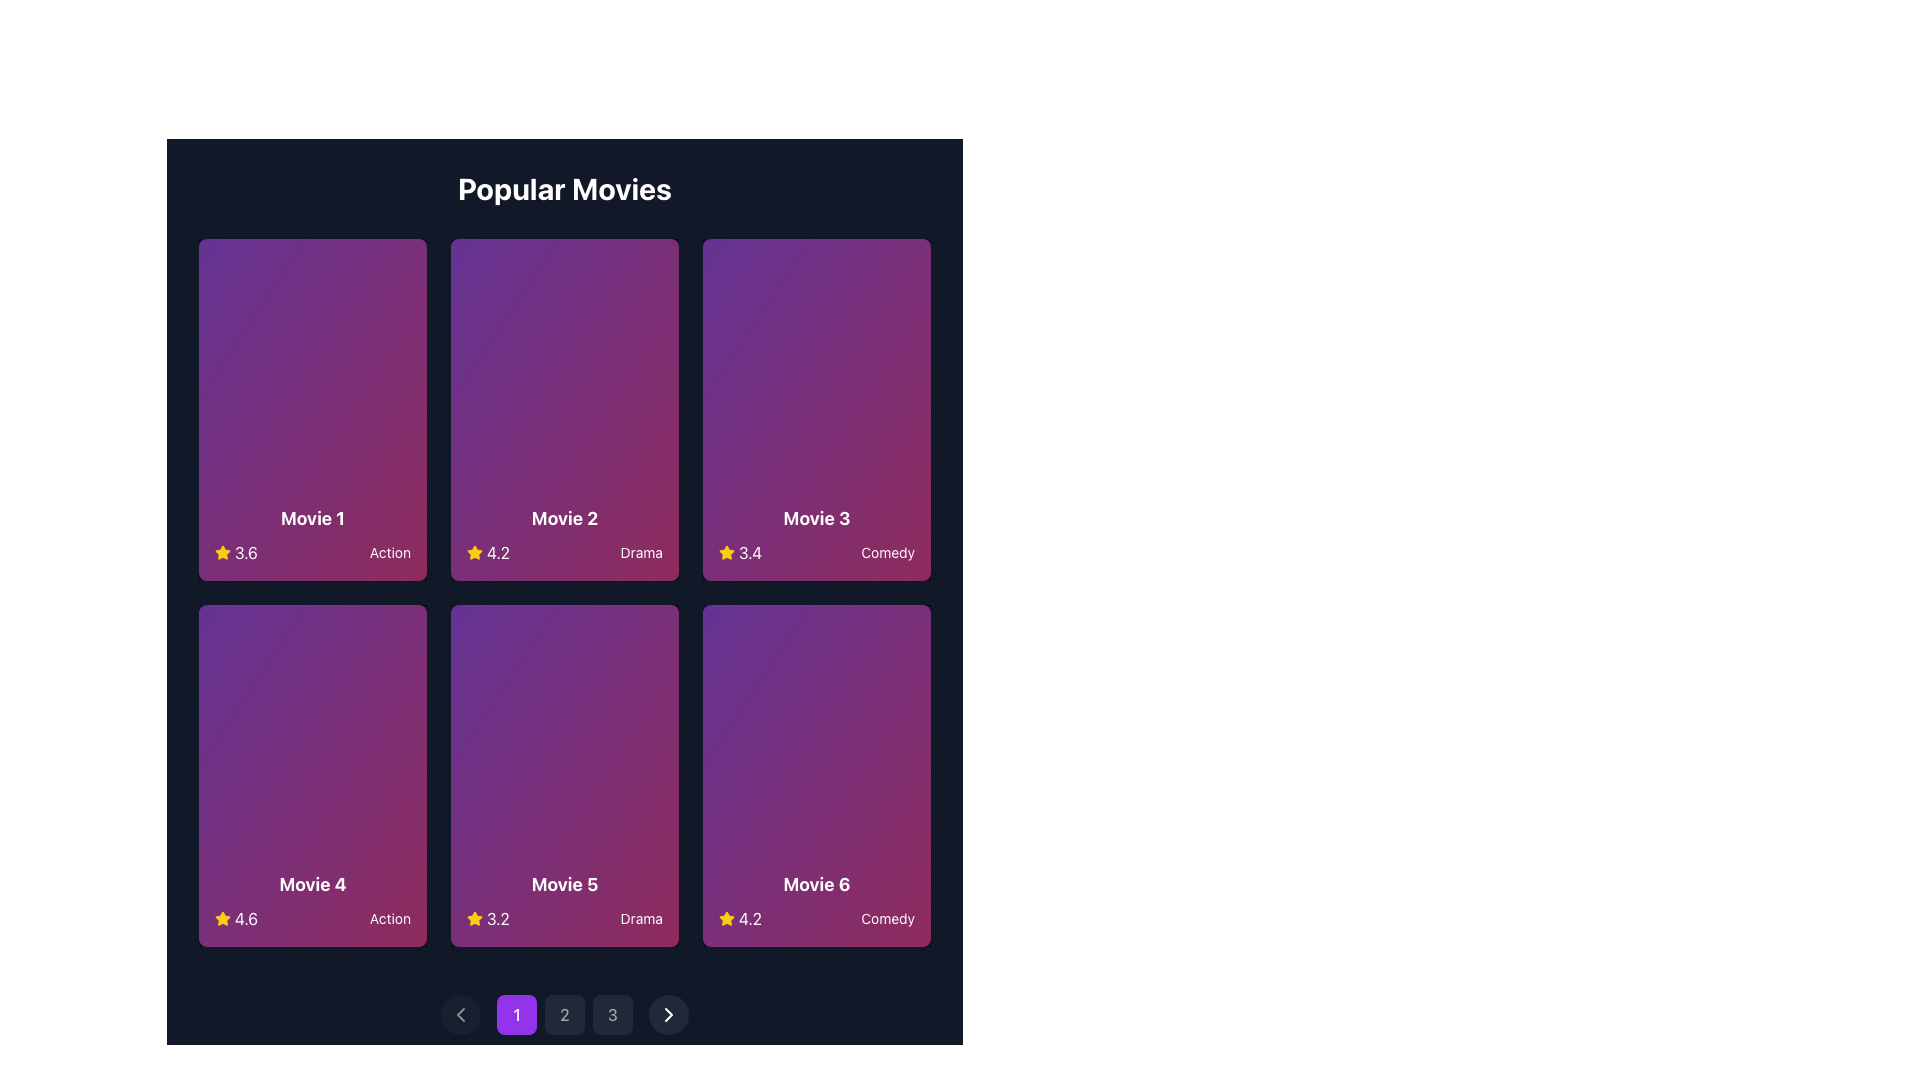 This screenshot has width=1920, height=1080. What do you see at coordinates (222, 552) in the screenshot?
I see `star-shaped rating icon with a yellow fill located at the top-left corner of the grid layout under 'Popular Movies', to the left of the numeric rating value '3.6'` at bounding box center [222, 552].